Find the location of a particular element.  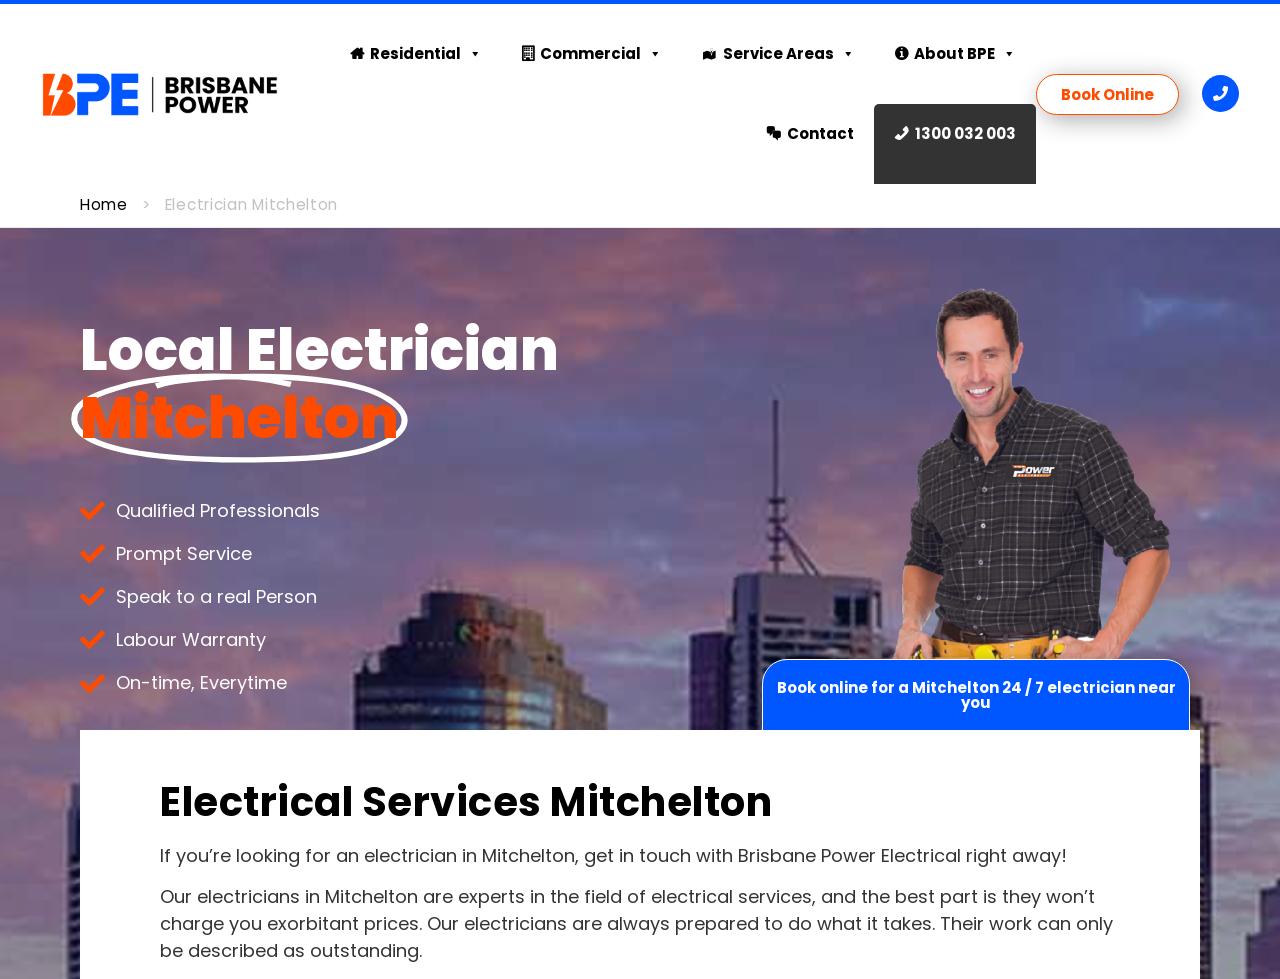

'Mitchelton' is located at coordinates (80, 418).